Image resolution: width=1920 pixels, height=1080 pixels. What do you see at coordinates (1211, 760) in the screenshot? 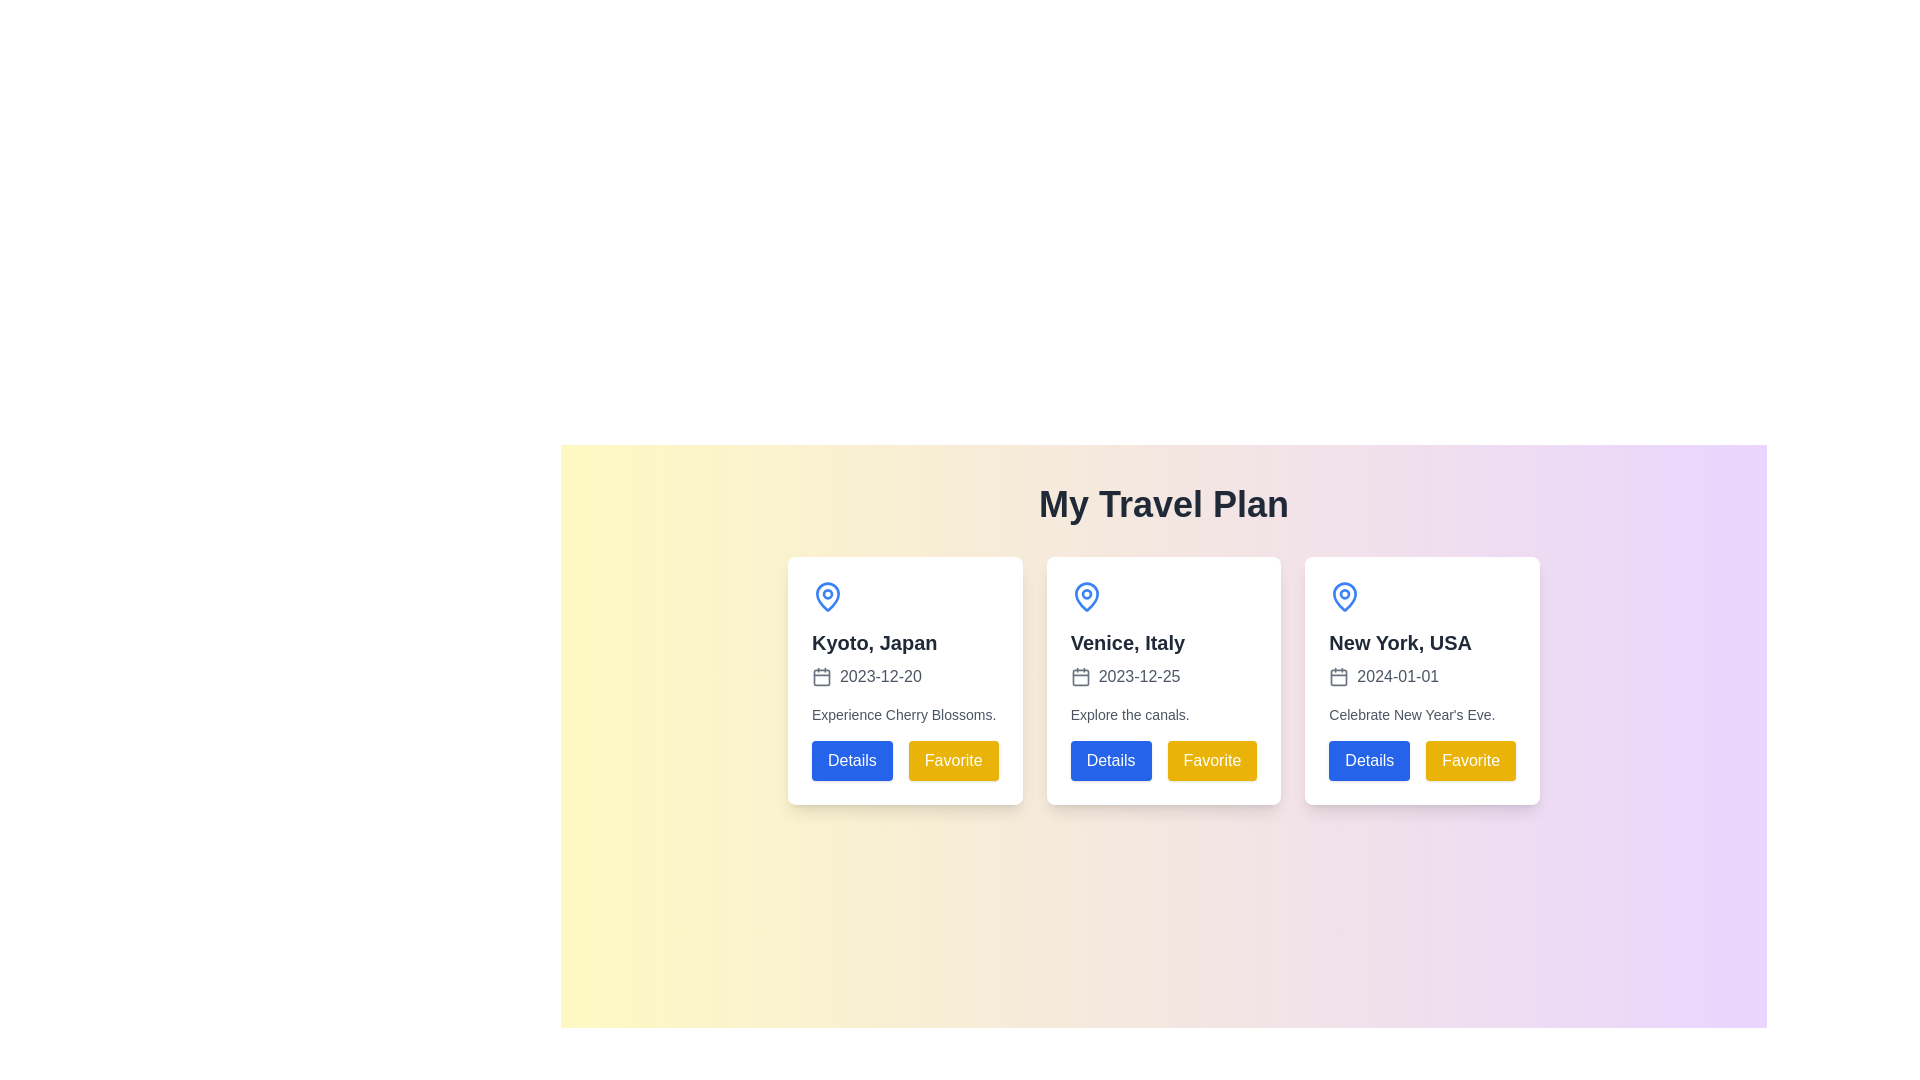
I see `the 'Favorite' button located at the bottom-right corner of the middle card in the 'My Travel Plan' section` at bounding box center [1211, 760].